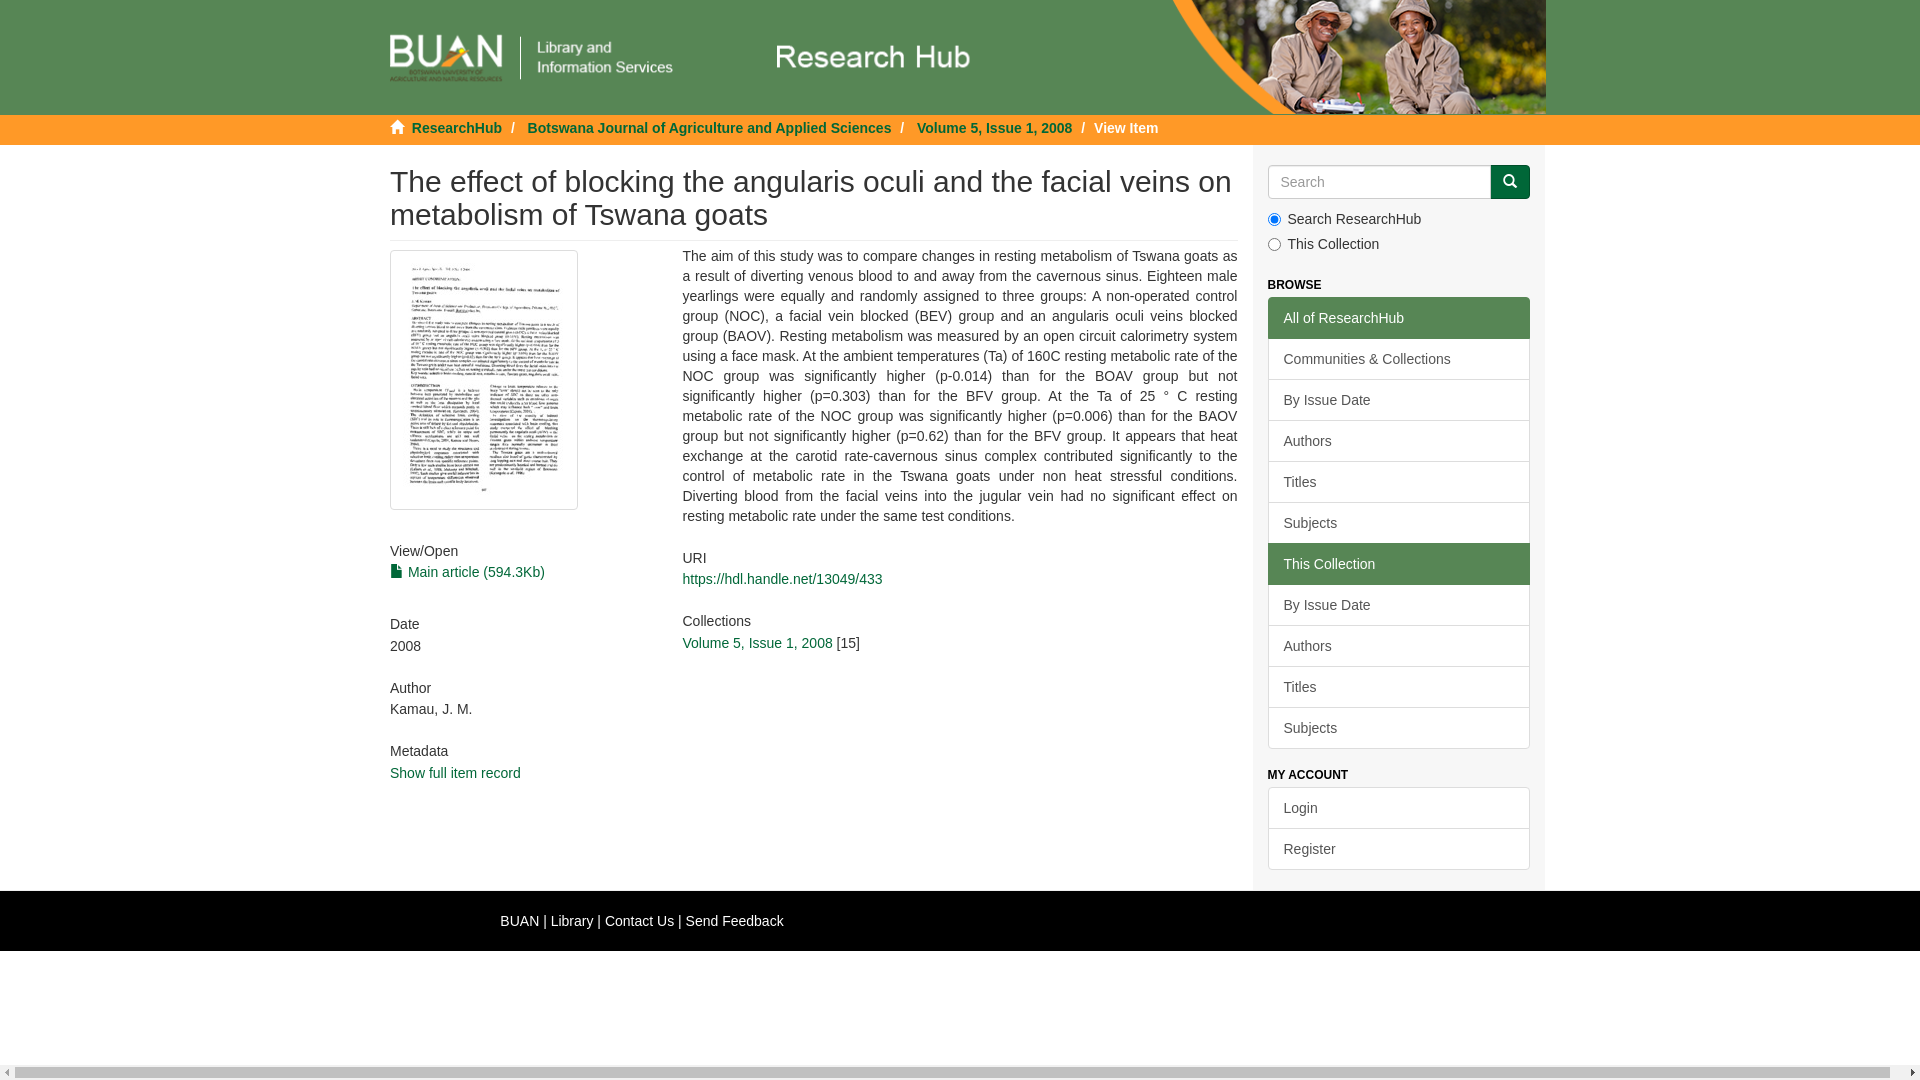  Describe the element at coordinates (1266, 604) in the screenshot. I see `'By Issue Date'` at that location.